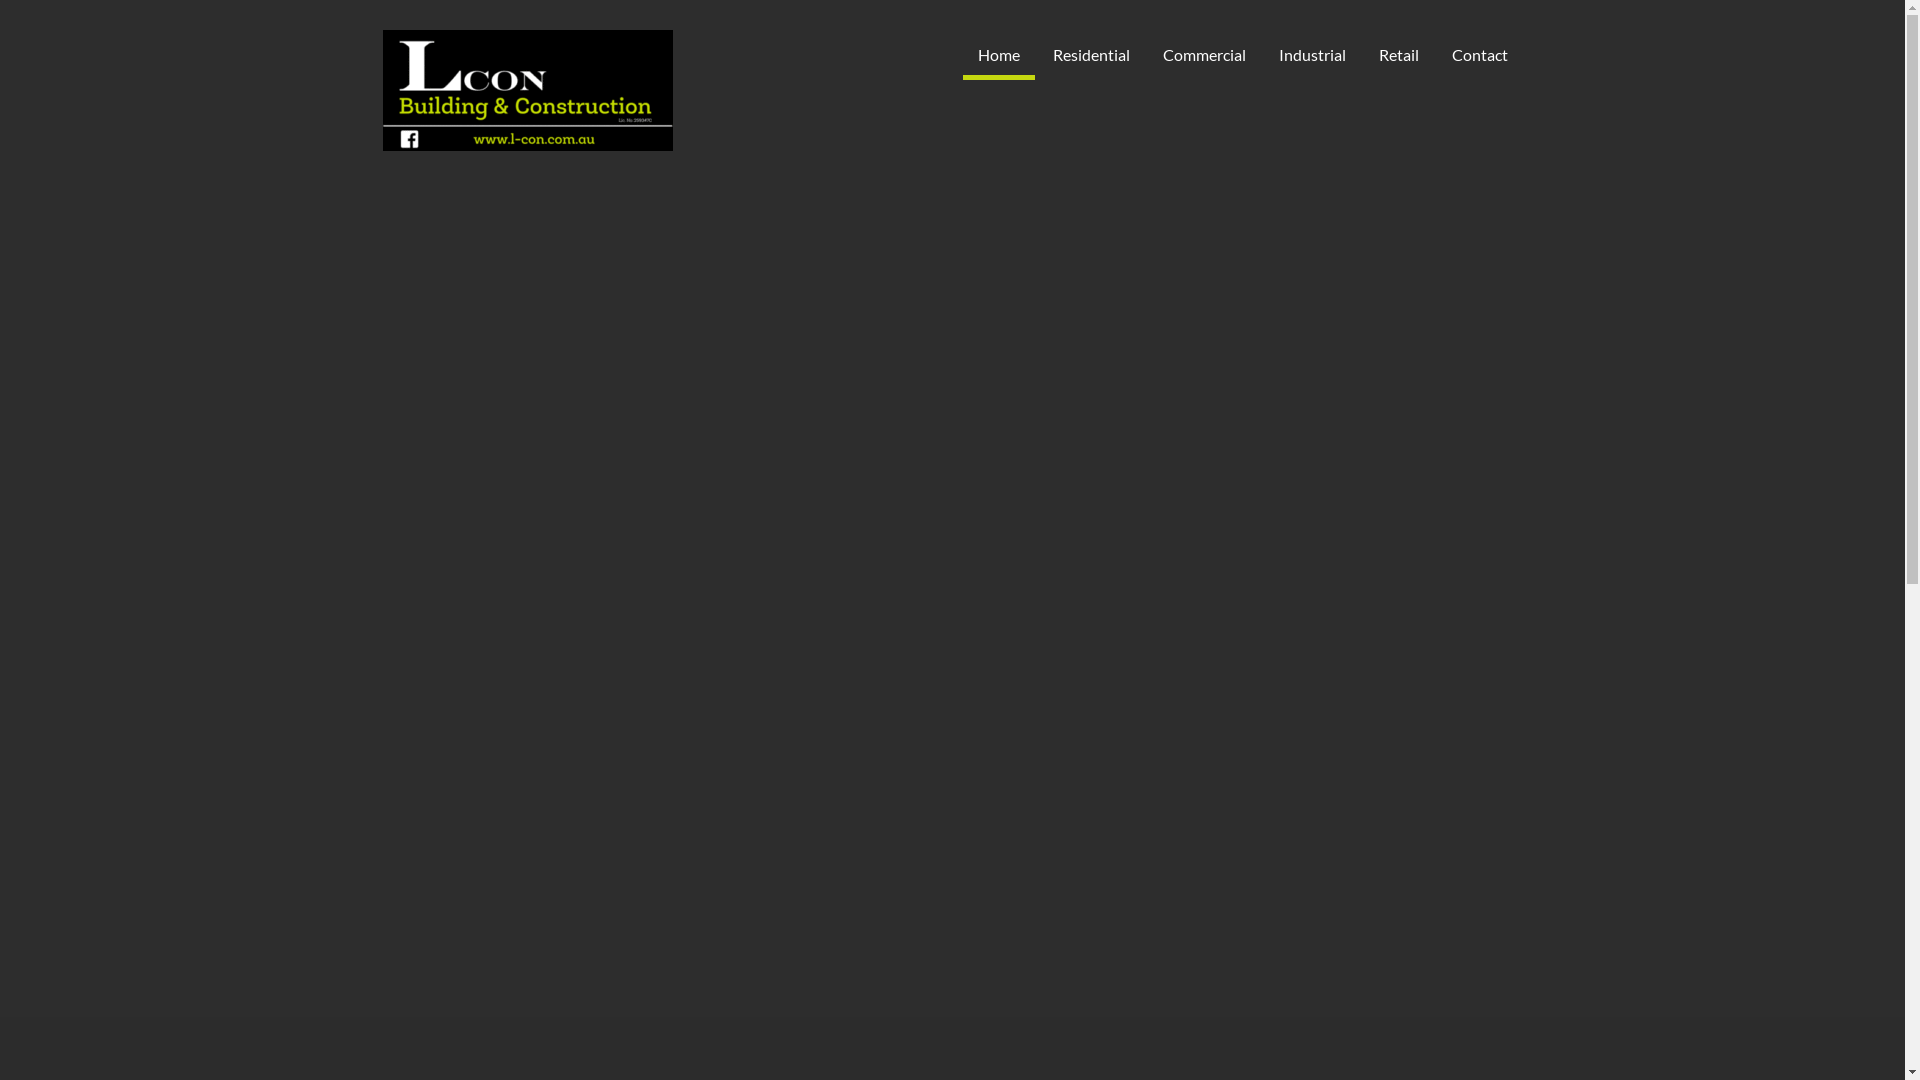  I want to click on 'Residential', so click(1090, 53).